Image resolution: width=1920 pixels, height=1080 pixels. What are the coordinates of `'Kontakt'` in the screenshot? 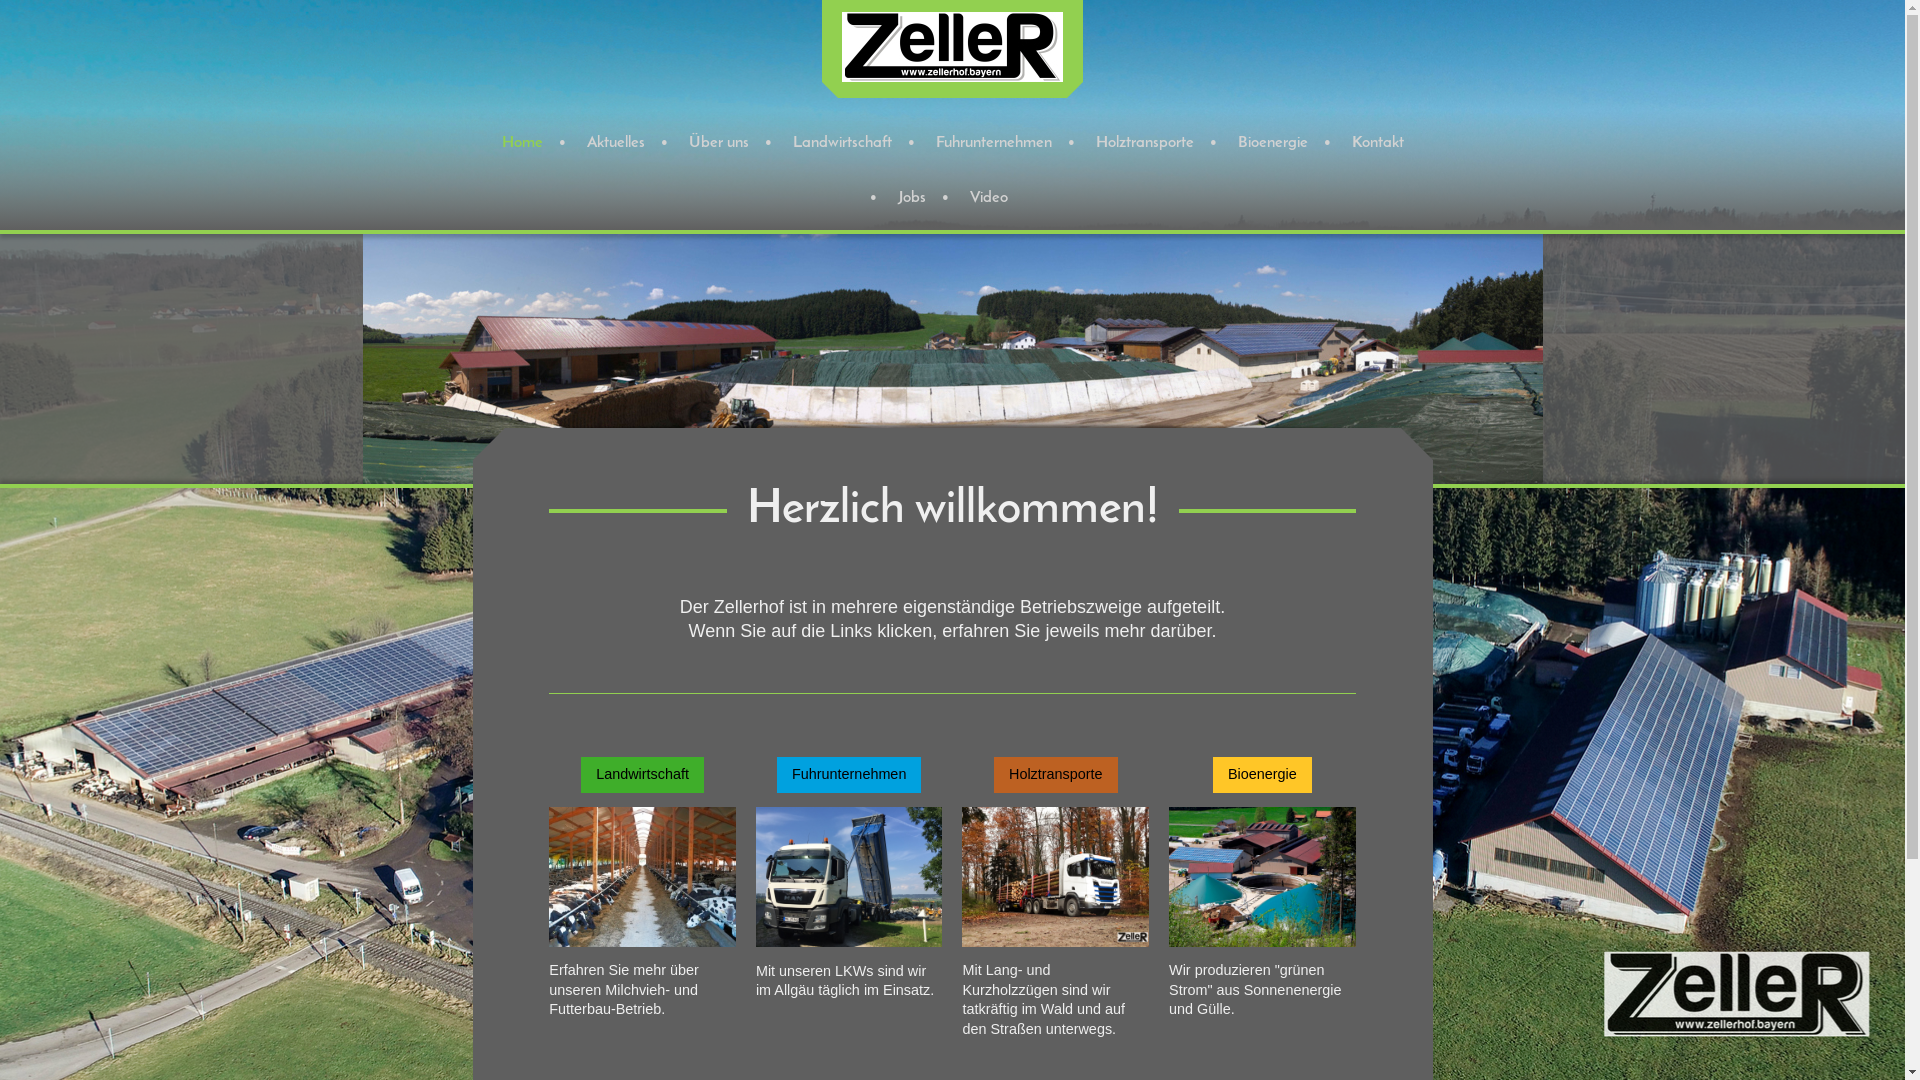 It's located at (1331, 142).